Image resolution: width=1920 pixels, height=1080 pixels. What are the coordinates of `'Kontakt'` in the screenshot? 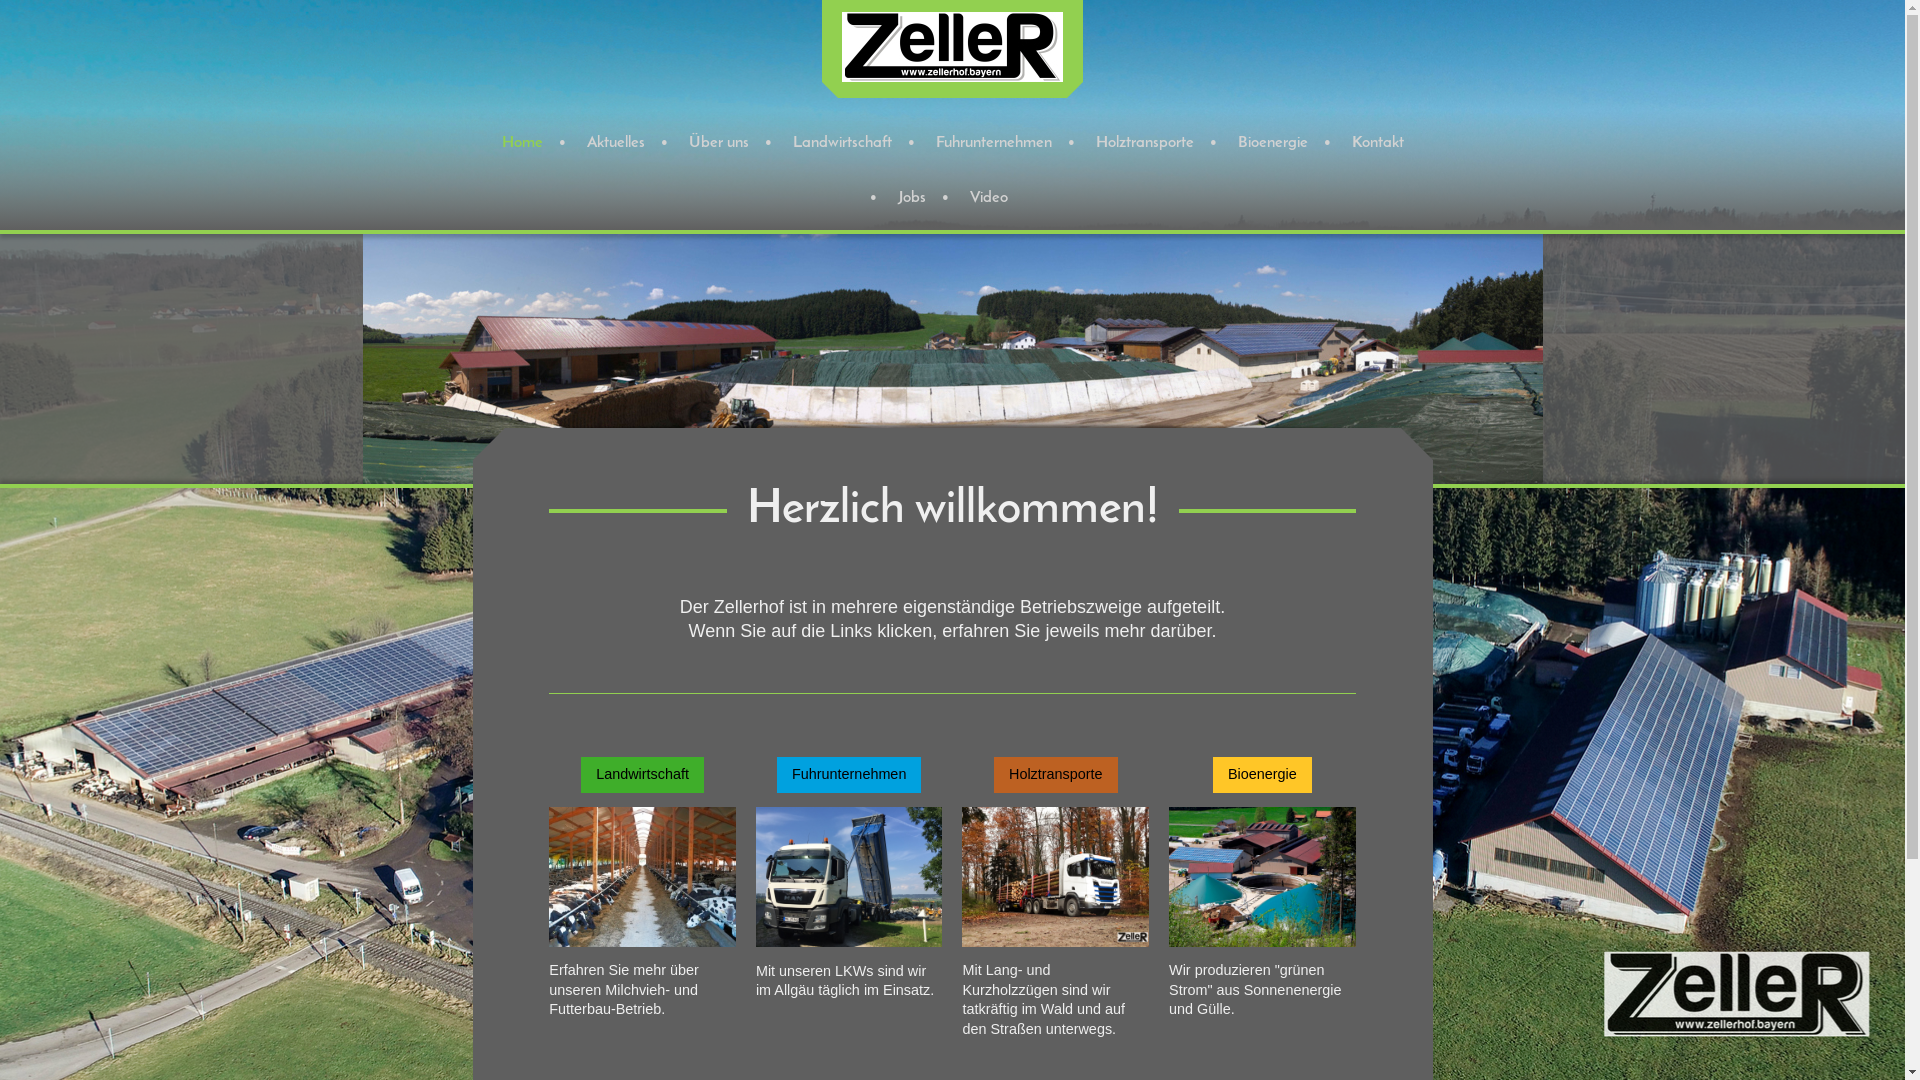 It's located at (1331, 142).